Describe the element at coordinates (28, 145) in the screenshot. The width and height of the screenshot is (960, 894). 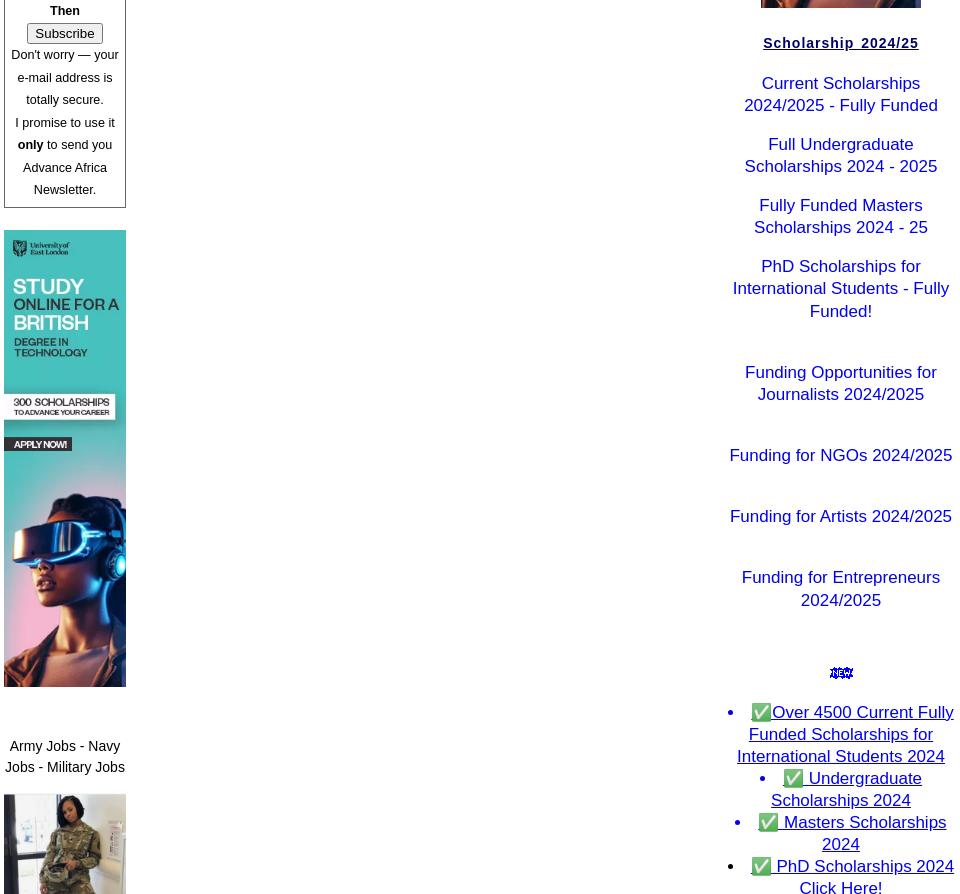
I see `'only'` at that location.